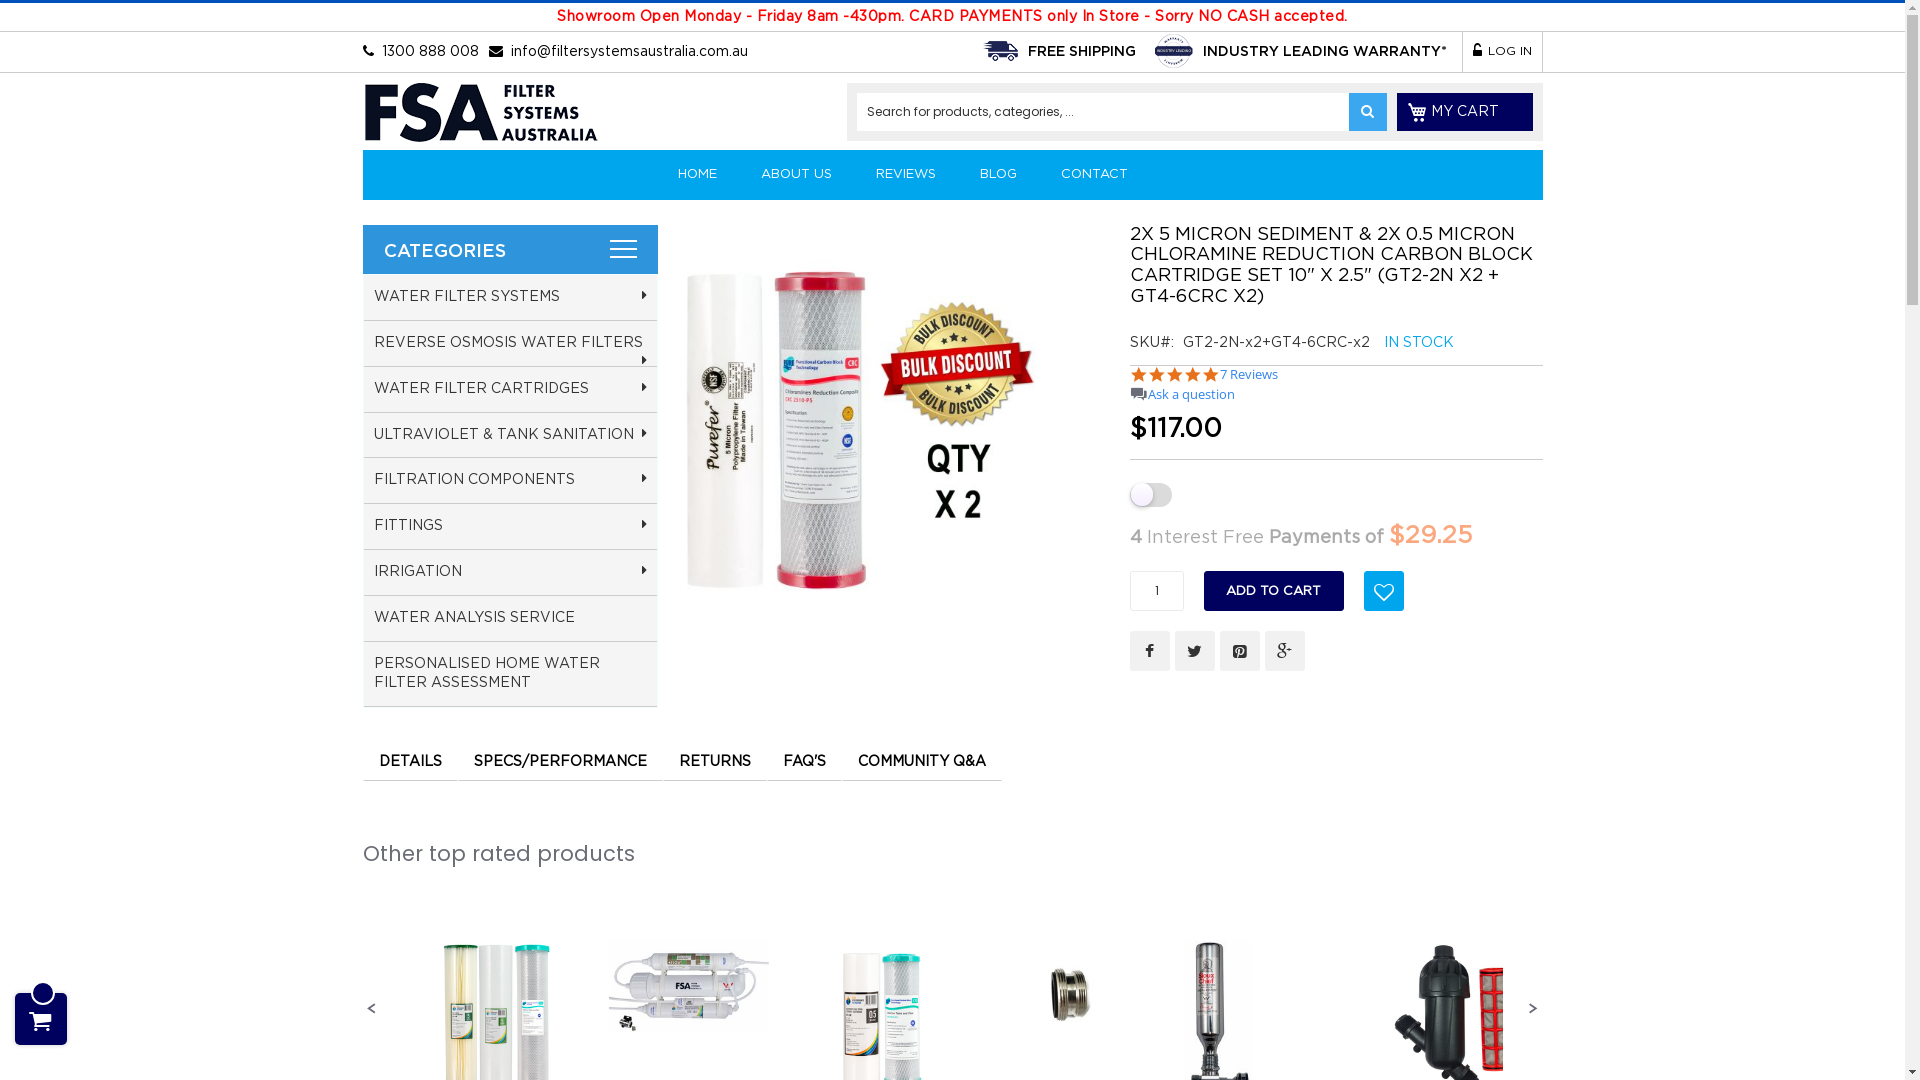  I want to click on 'DETAILS', so click(408, 760).